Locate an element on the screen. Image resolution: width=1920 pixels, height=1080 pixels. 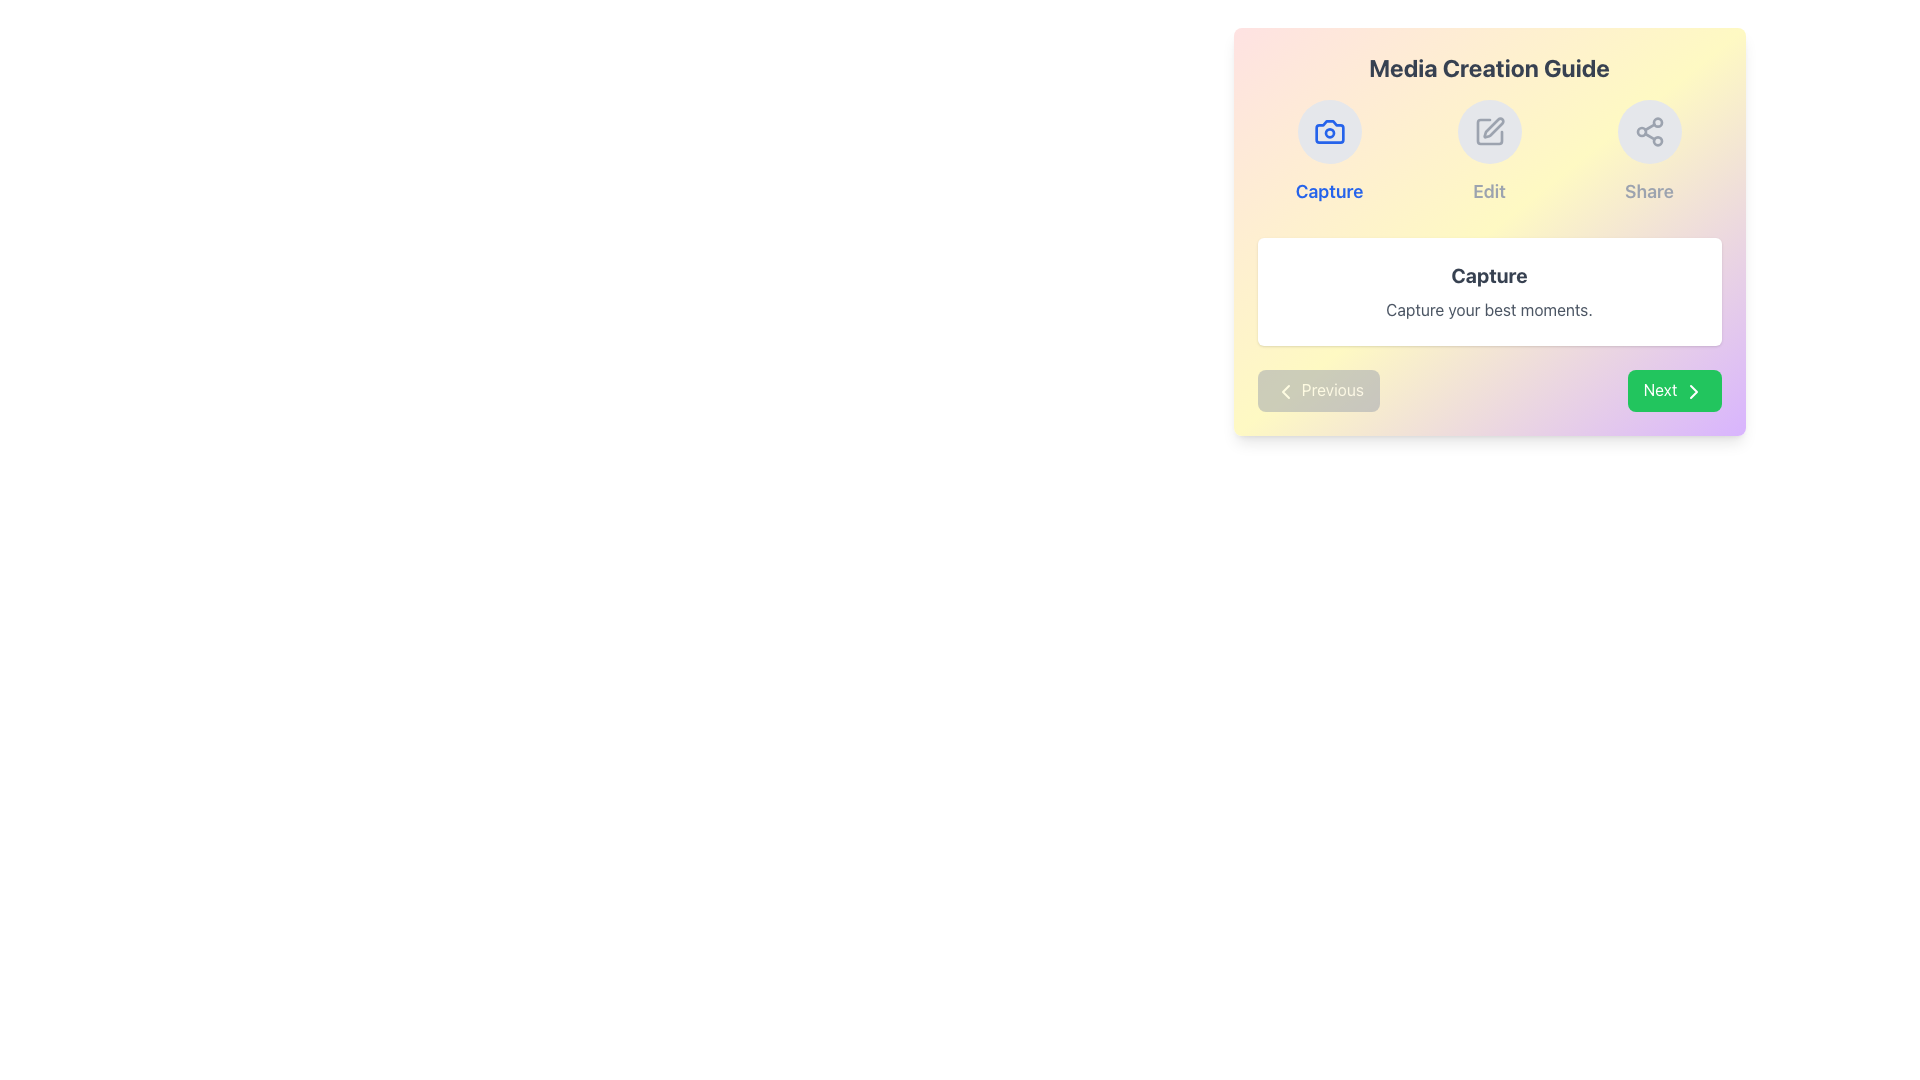
the left navigation arrow button, which is a triangular-shaped icon pointing left, located towards the bottom-left of the dialog box beneath the 'Capture' description is located at coordinates (1285, 391).